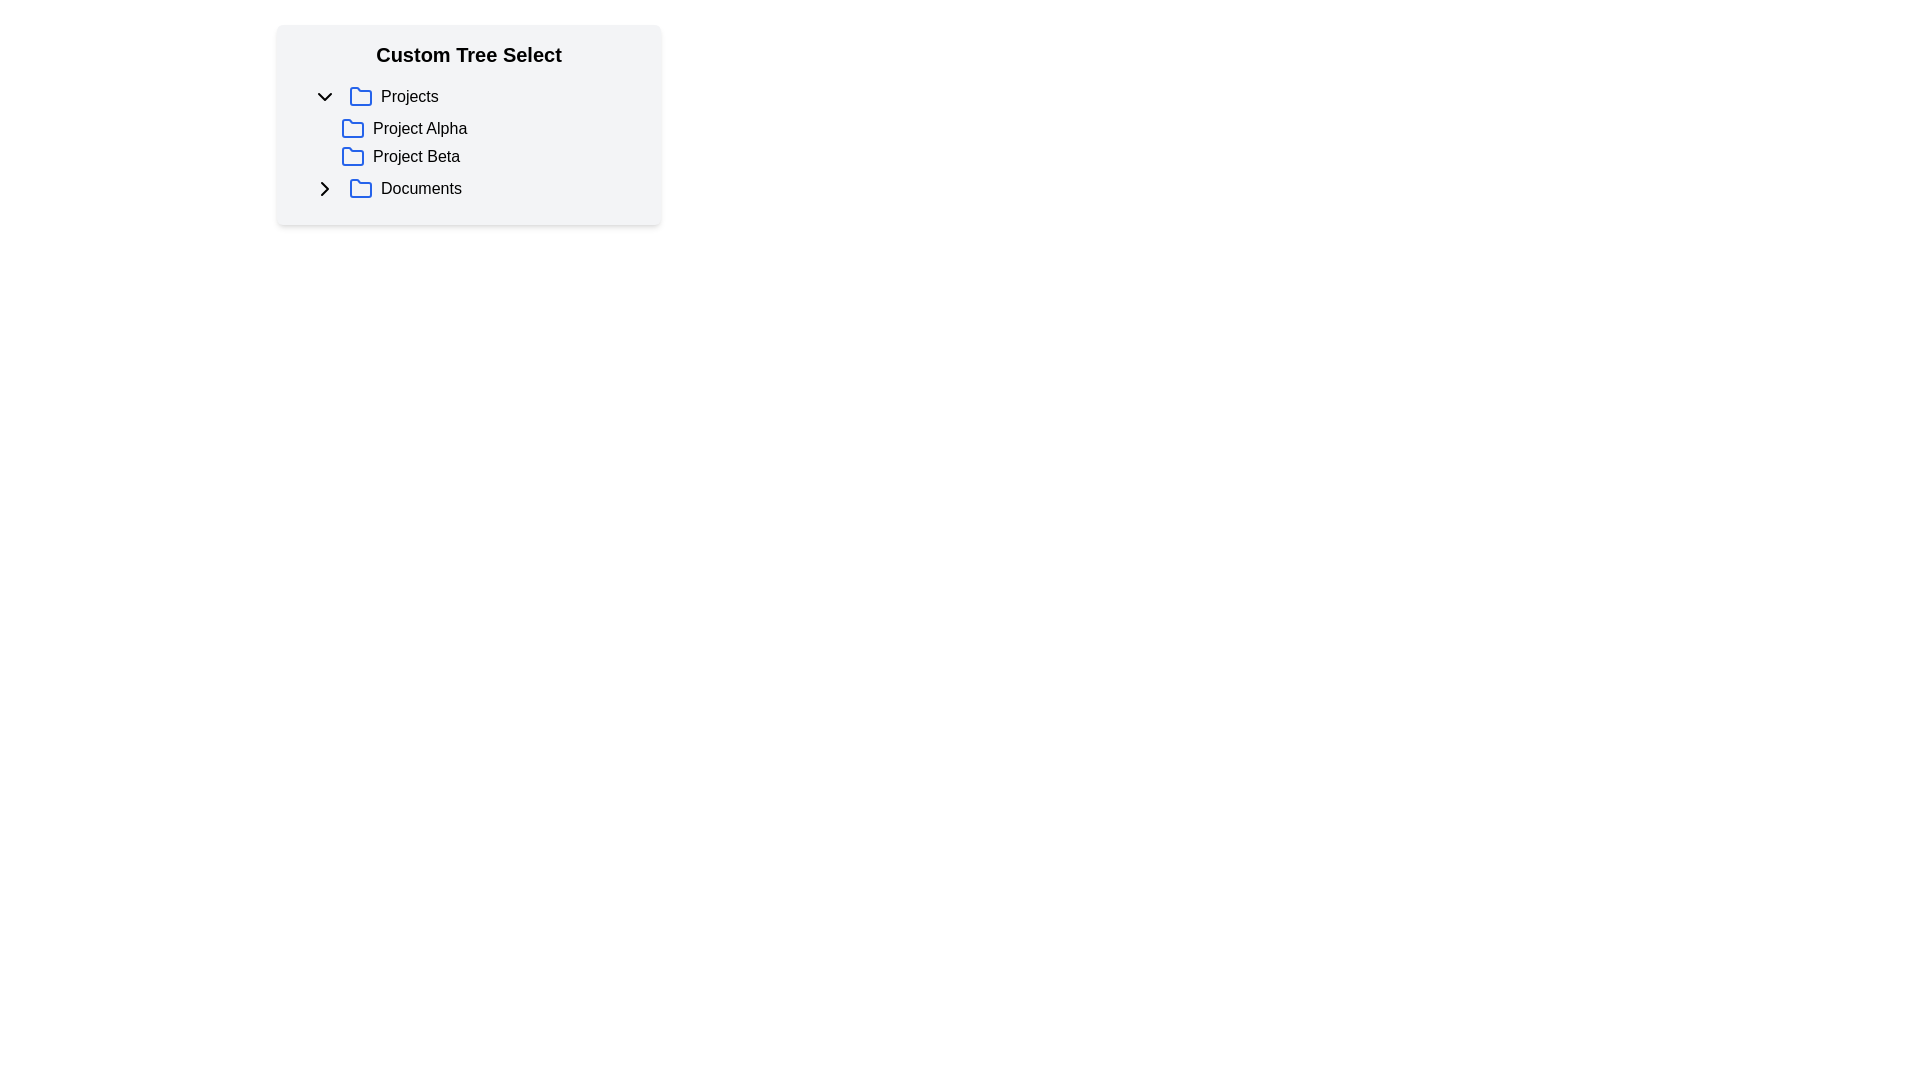 This screenshot has height=1080, width=1920. I want to click on the text label associated with the second item in the 'Custom Tree Select' menu, so click(419, 128).